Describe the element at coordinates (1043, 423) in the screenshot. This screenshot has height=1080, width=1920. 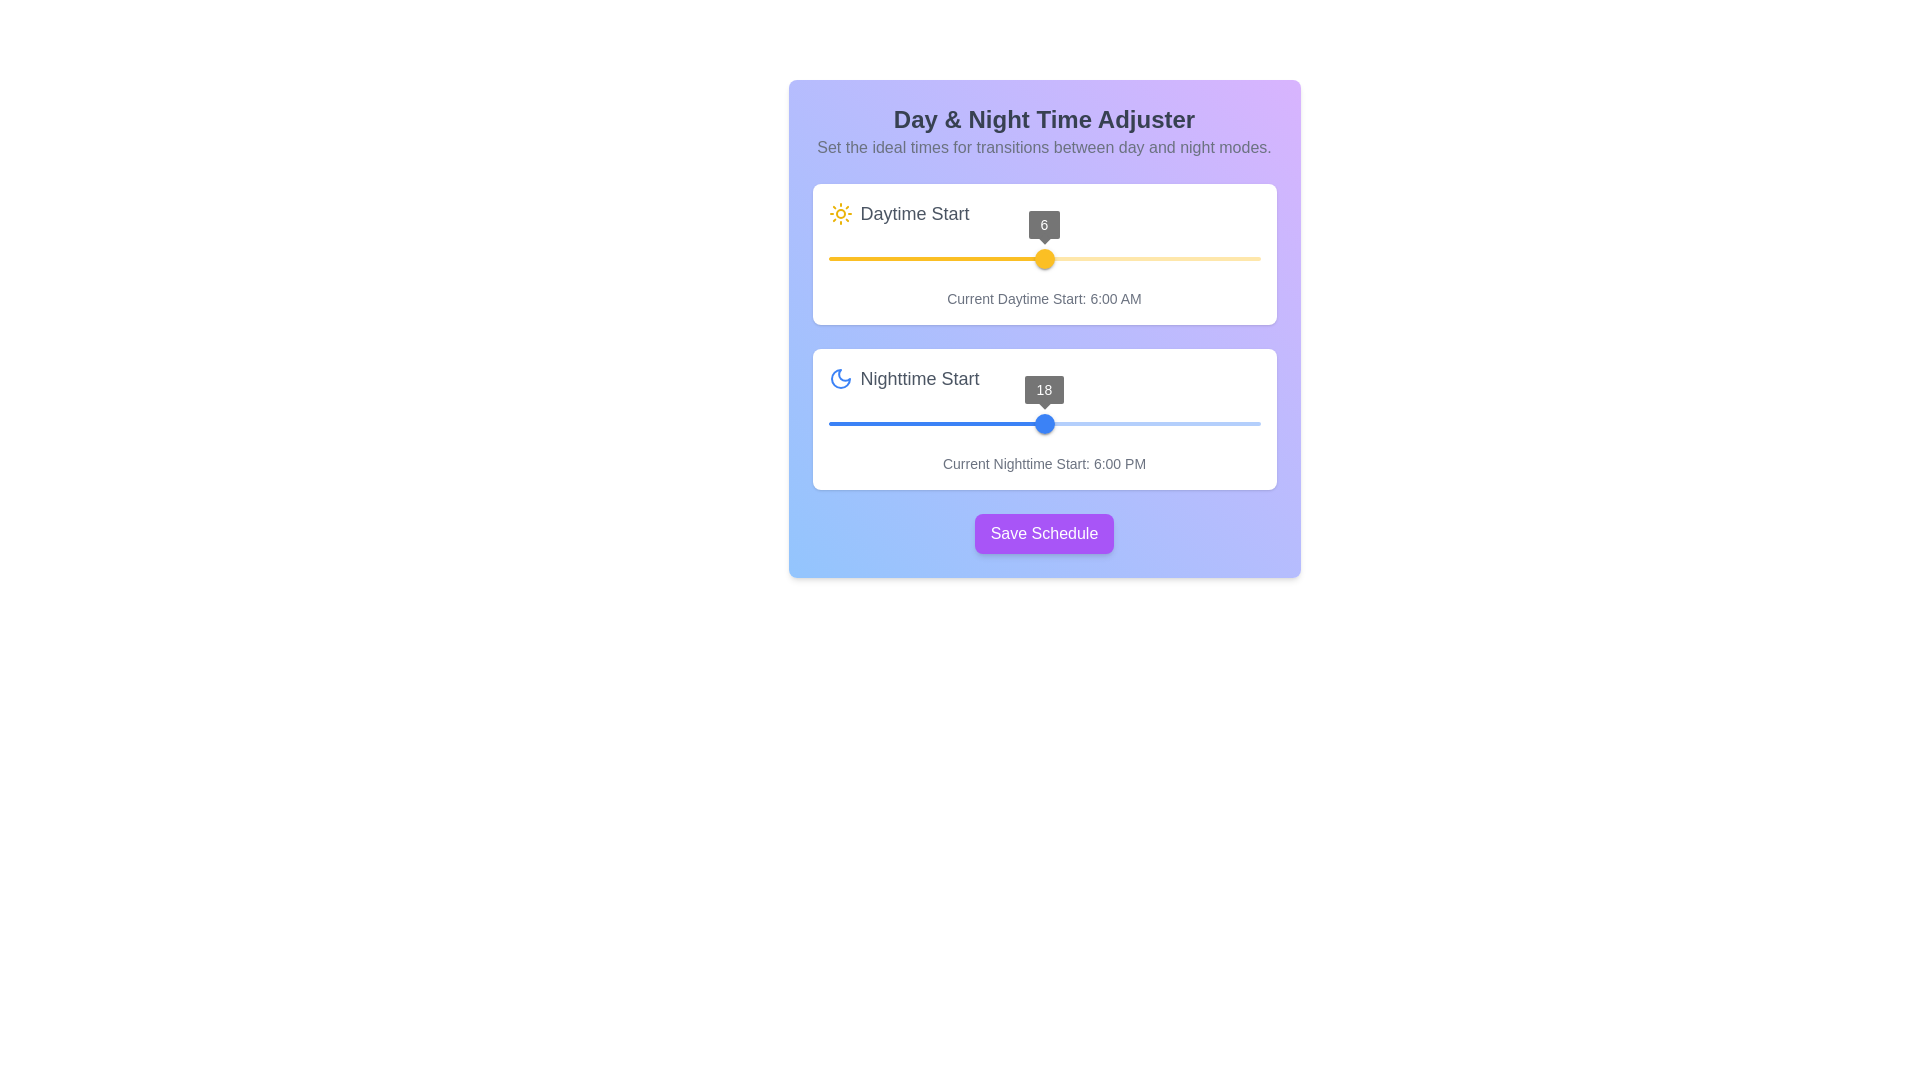
I see `nighttime start hour` at that location.